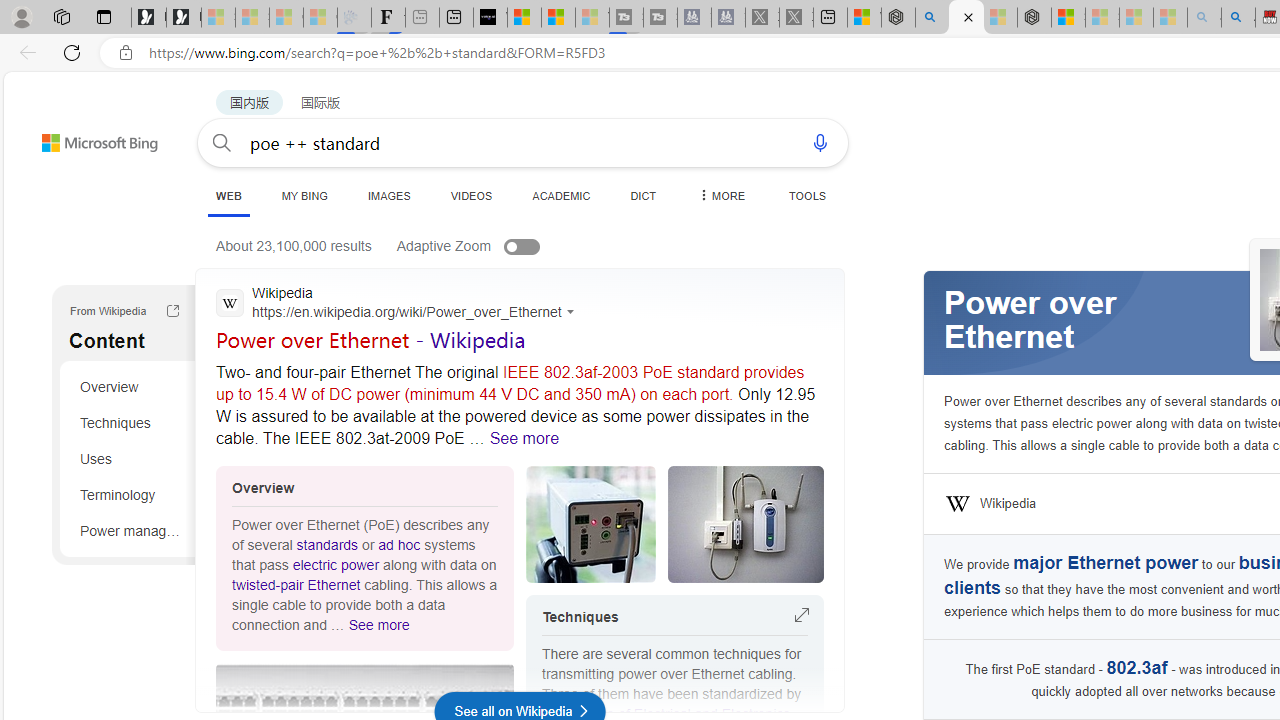  Describe the element at coordinates (64, 133) in the screenshot. I see `'Skip to content'` at that location.